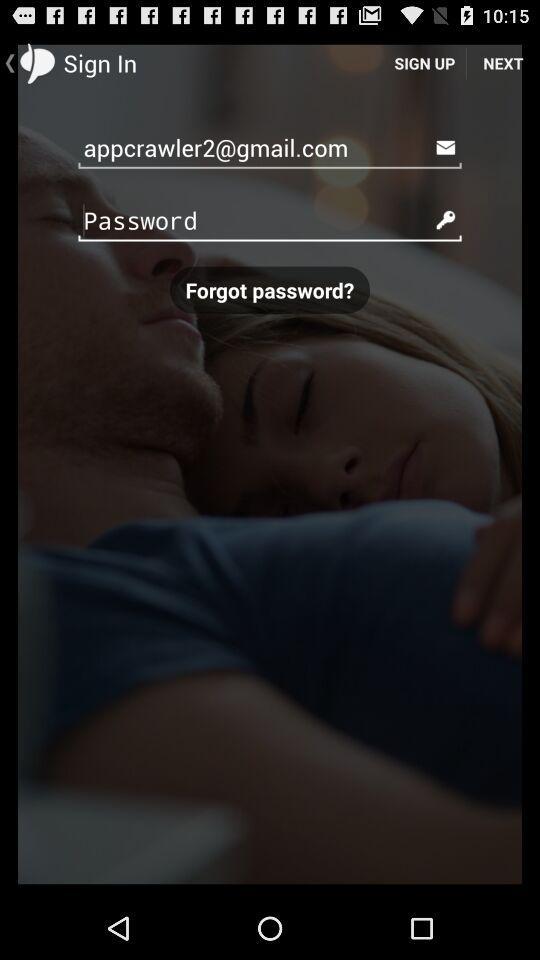 The height and width of the screenshot is (960, 540). Describe the element at coordinates (502, 62) in the screenshot. I see `item next to the sign up` at that location.